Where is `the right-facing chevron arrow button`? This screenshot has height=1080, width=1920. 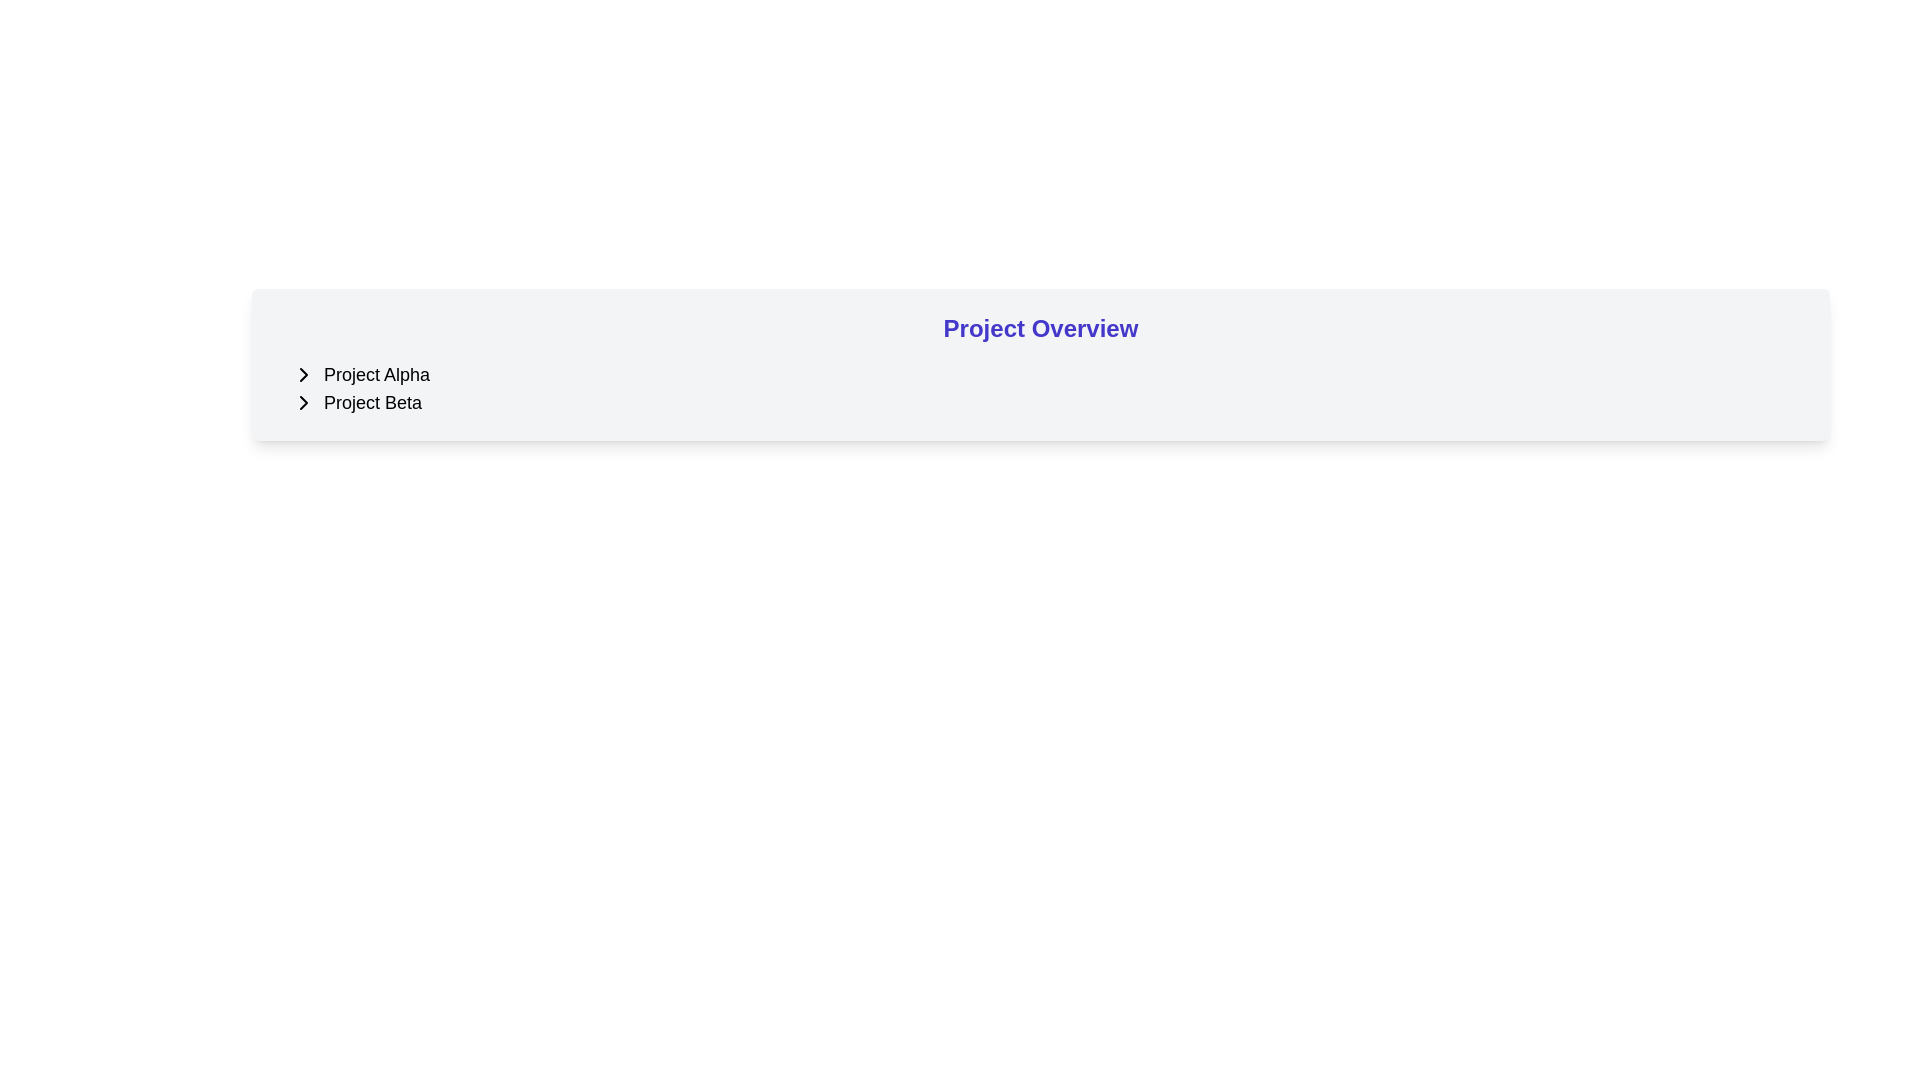
the right-facing chevron arrow button is located at coordinates (302, 402).